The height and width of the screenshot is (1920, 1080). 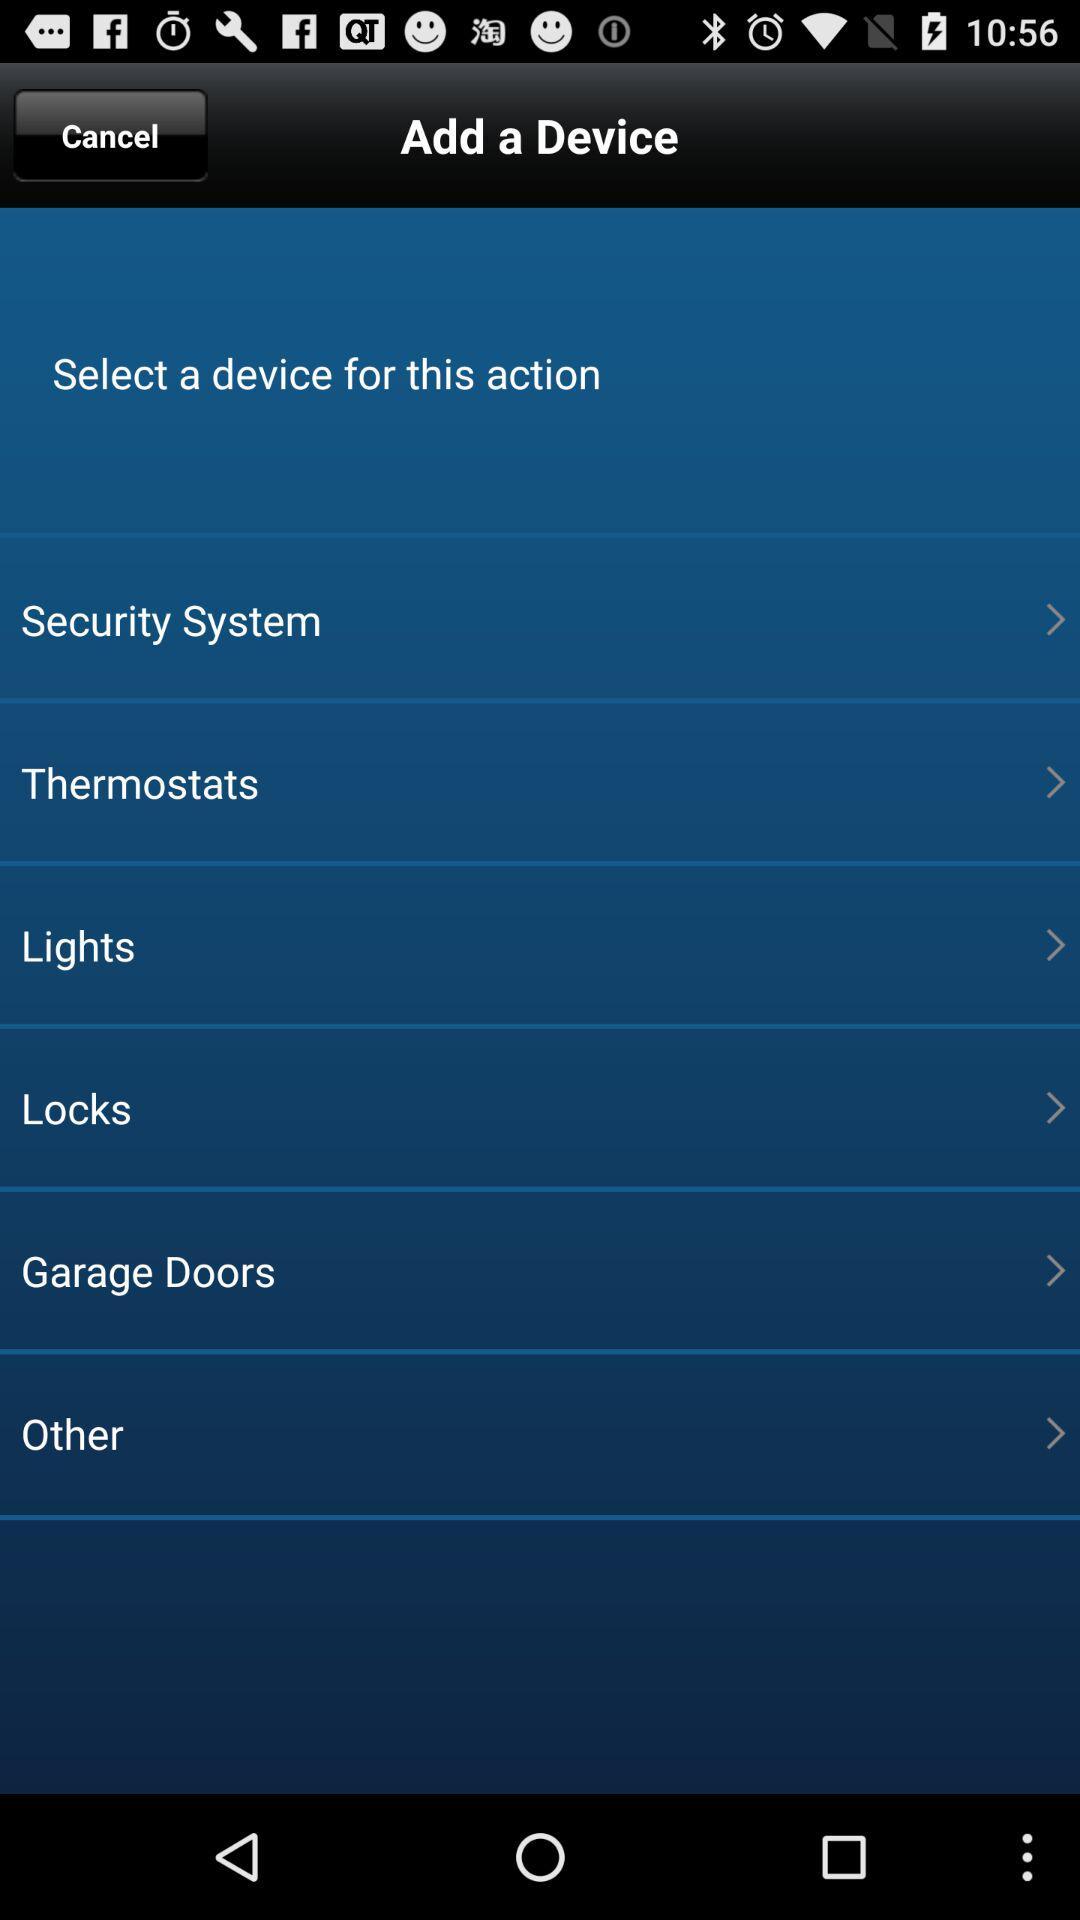 What do you see at coordinates (532, 1106) in the screenshot?
I see `app below lights icon` at bounding box center [532, 1106].